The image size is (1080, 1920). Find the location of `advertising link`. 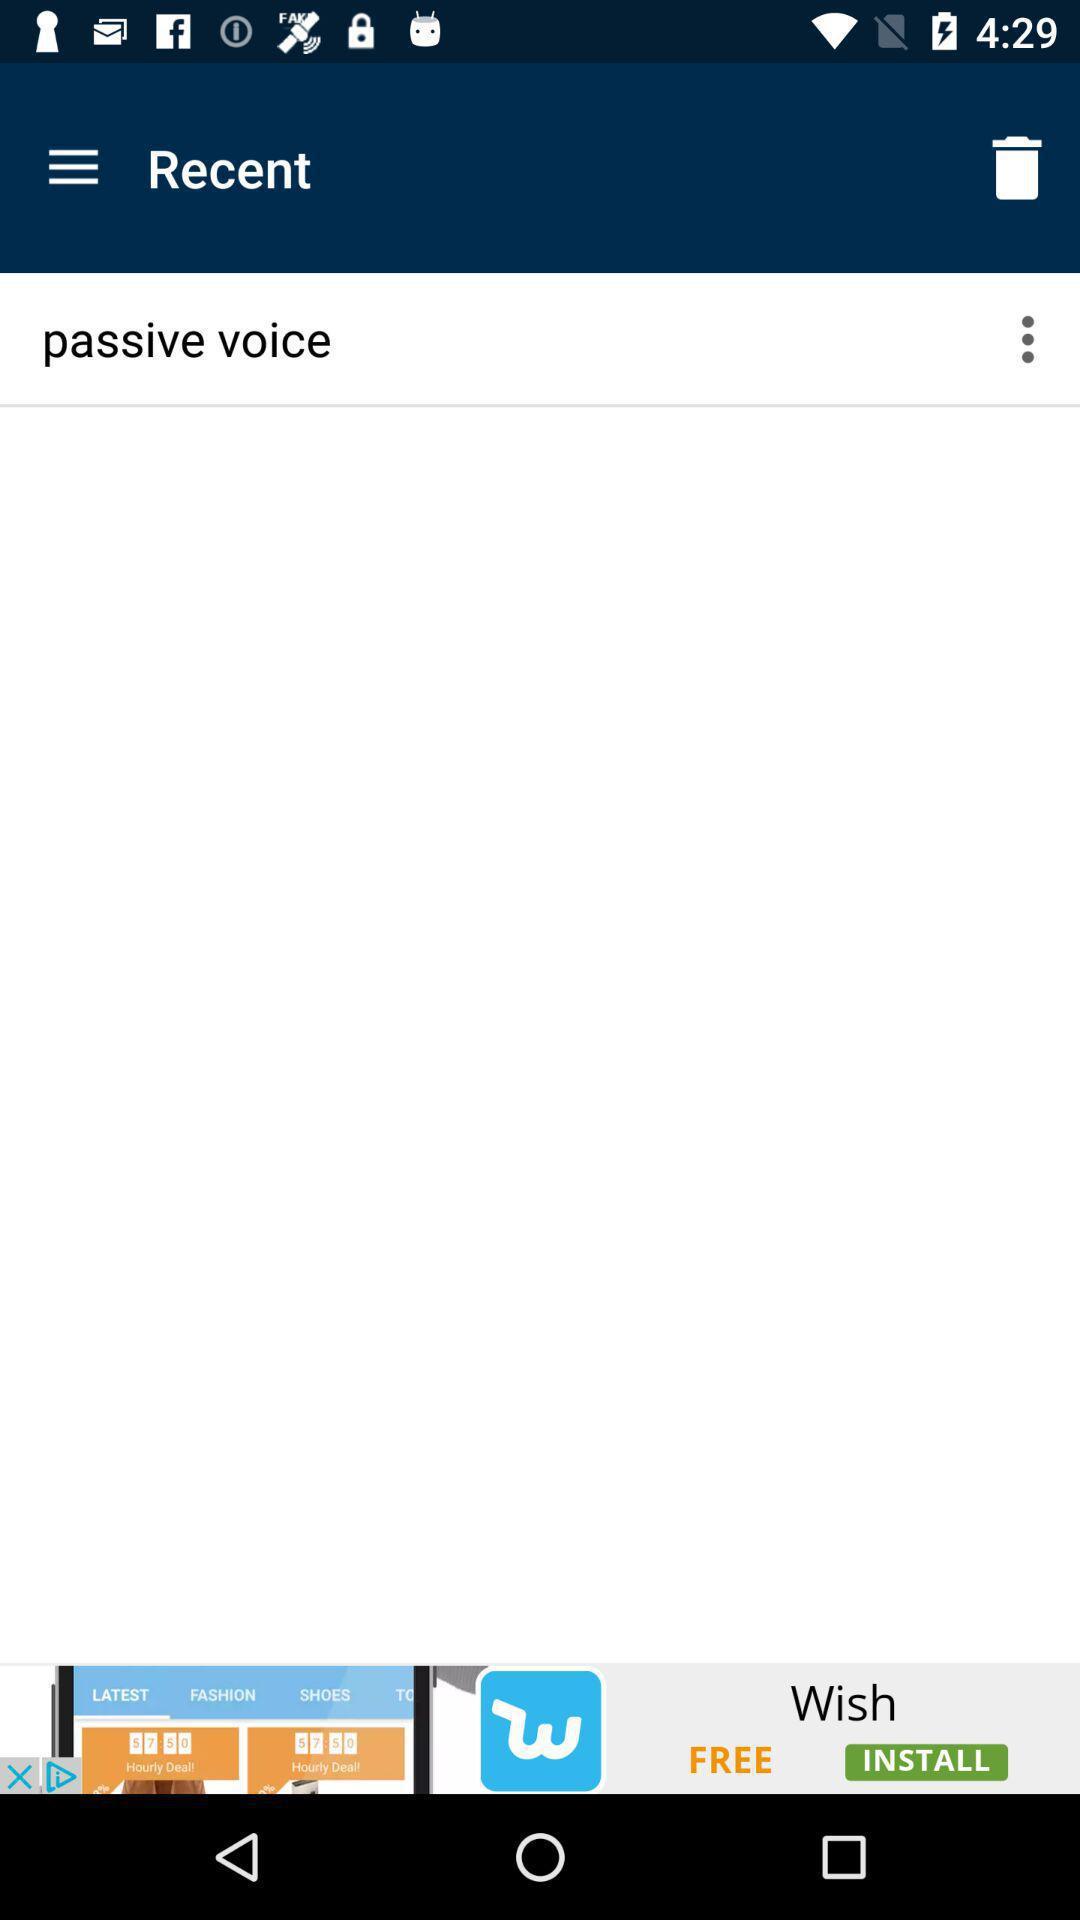

advertising link is located at coordinates (540, 1727).